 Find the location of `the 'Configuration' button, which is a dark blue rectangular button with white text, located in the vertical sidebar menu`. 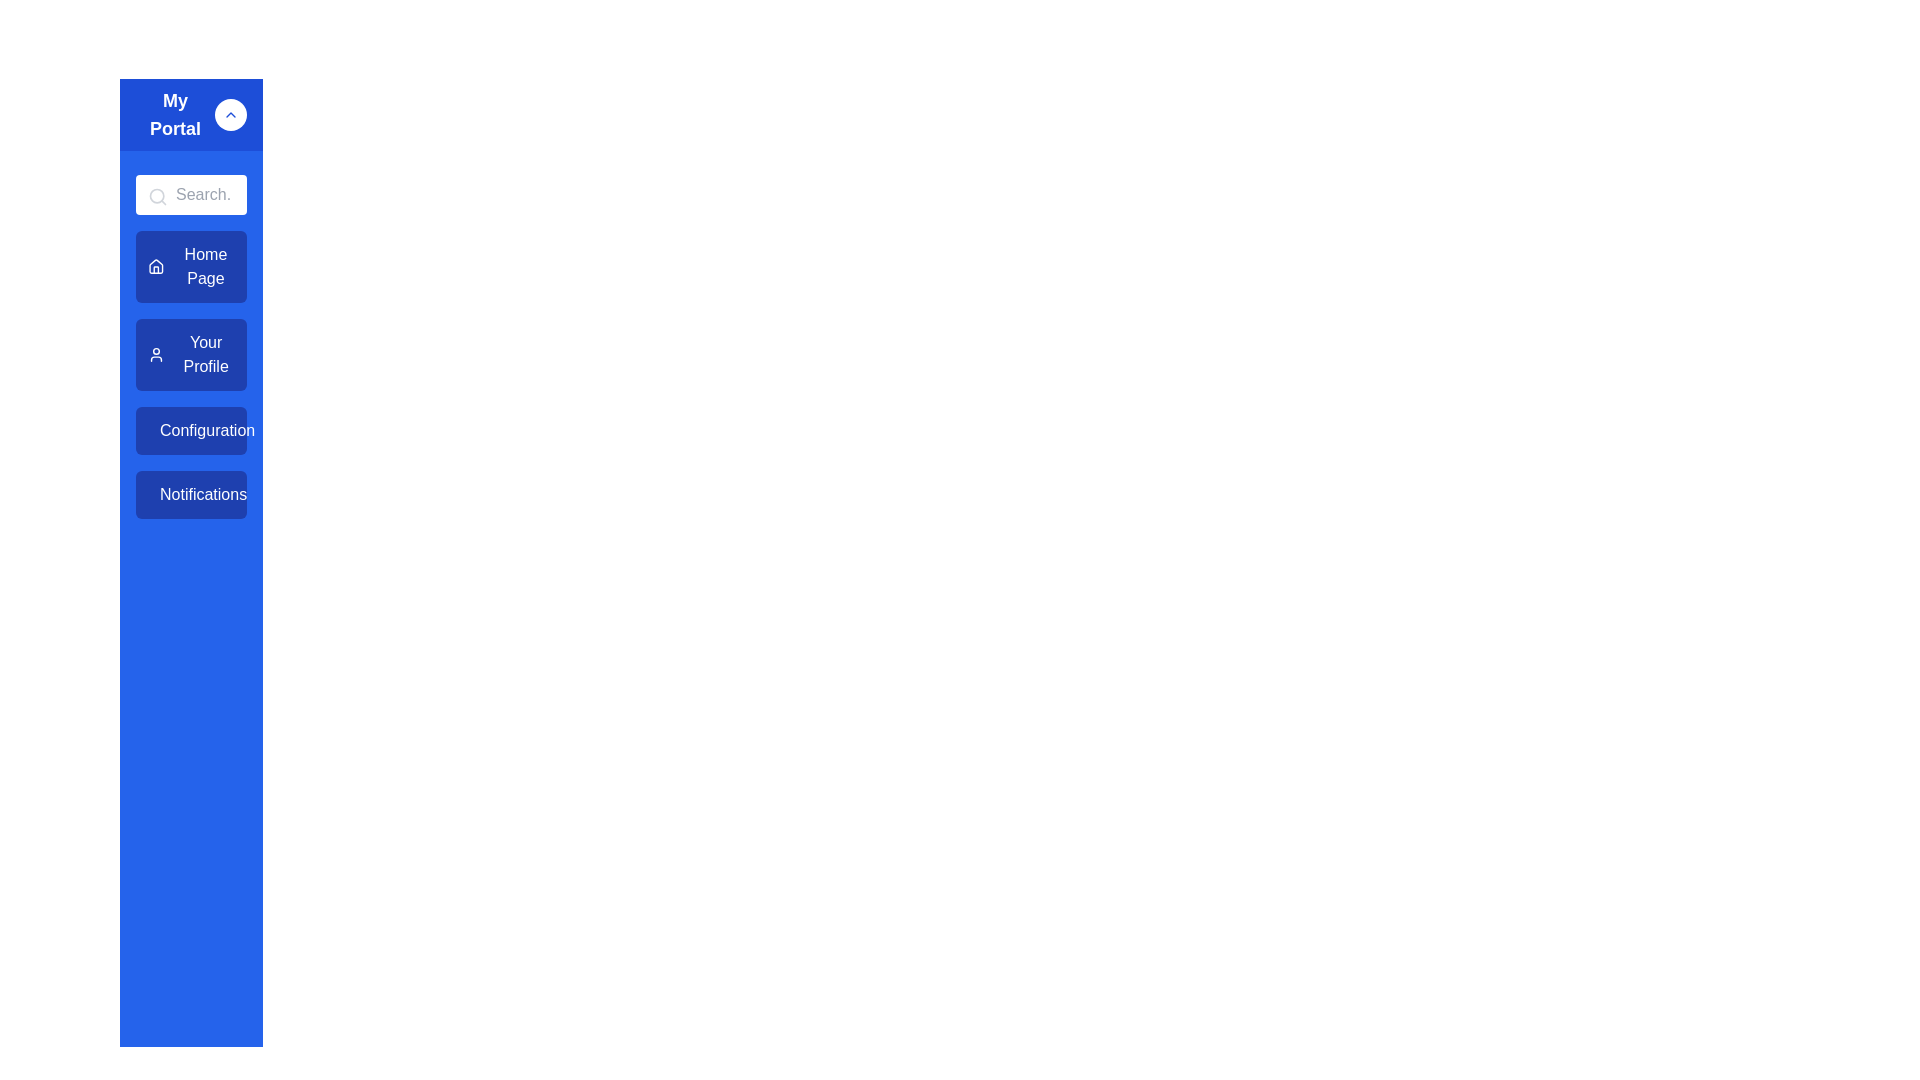

the 'Configuration' button, which is a dark blue rectangular button with white text, located in the vertical sidebar menu is located at coordinates (191, 430).